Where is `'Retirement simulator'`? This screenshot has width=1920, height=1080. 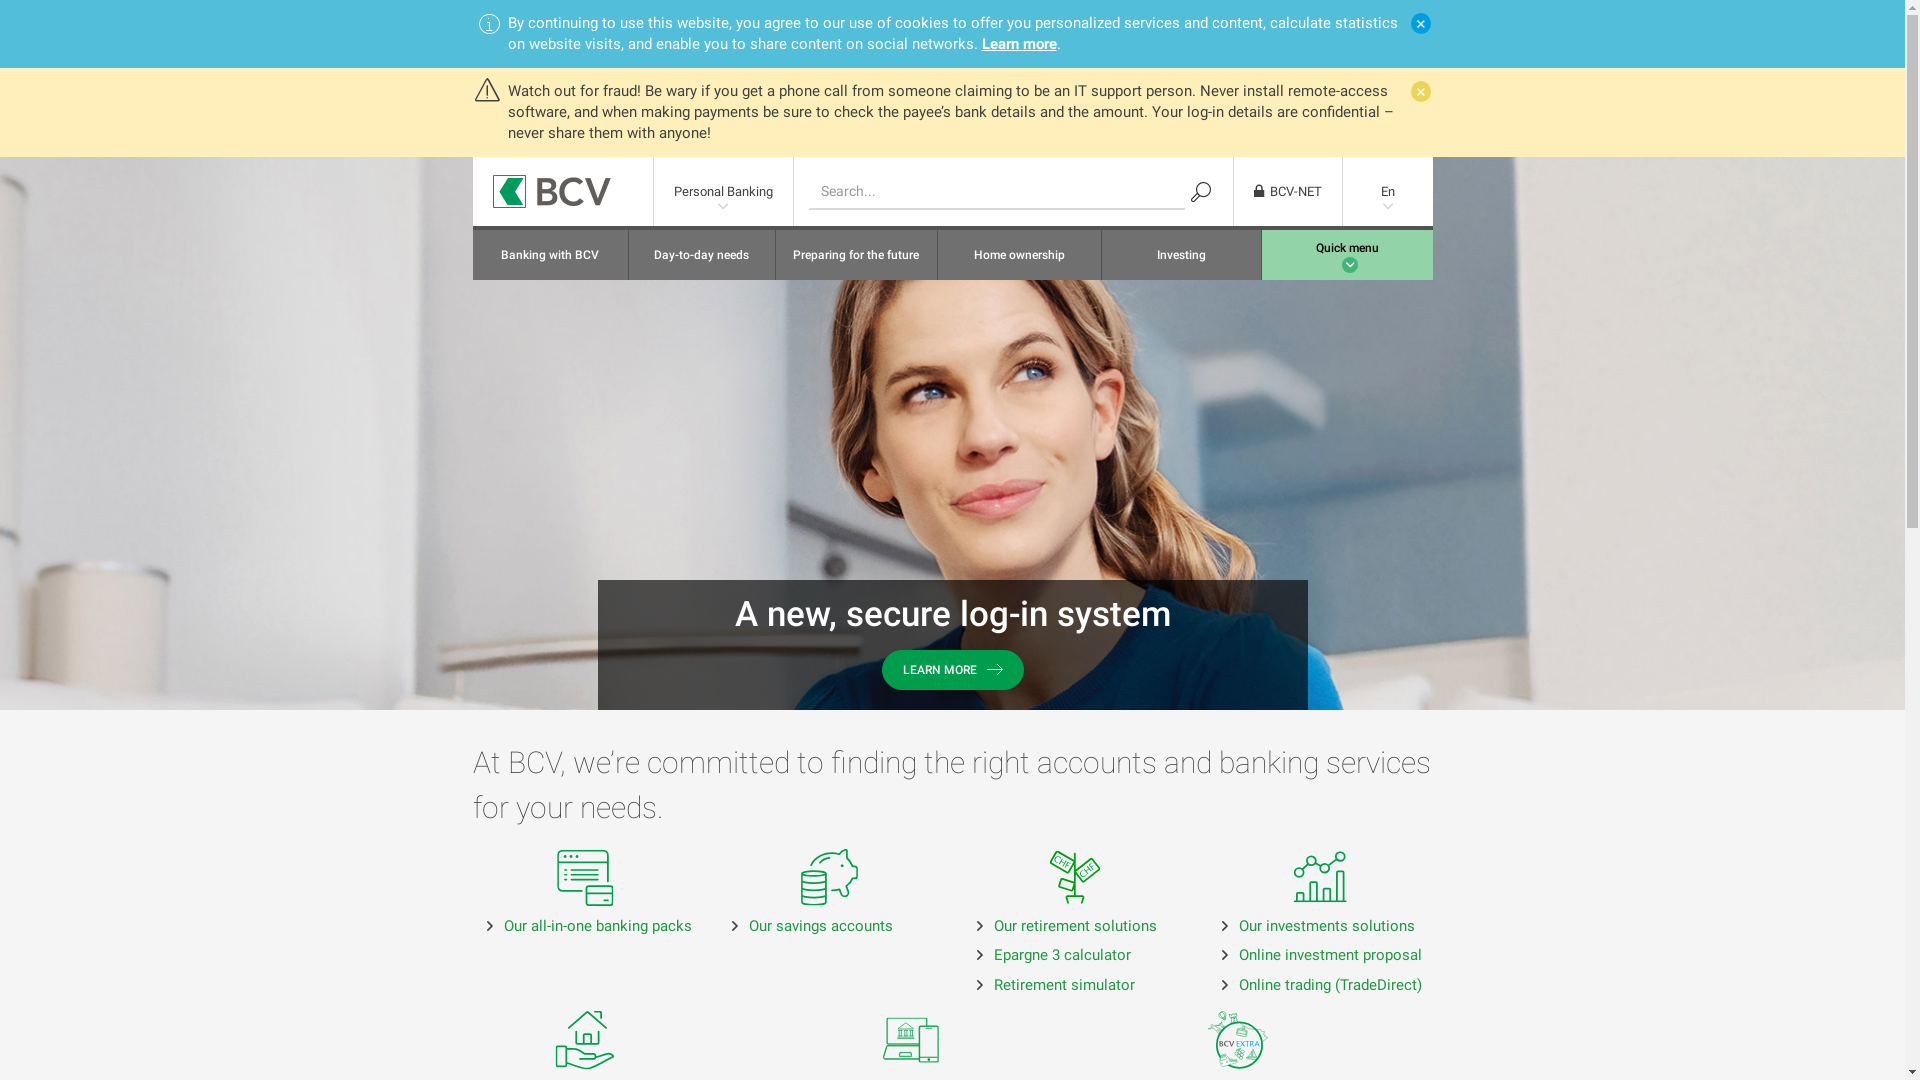 'Retirement simulator' is located at coordinates (1063, 983).